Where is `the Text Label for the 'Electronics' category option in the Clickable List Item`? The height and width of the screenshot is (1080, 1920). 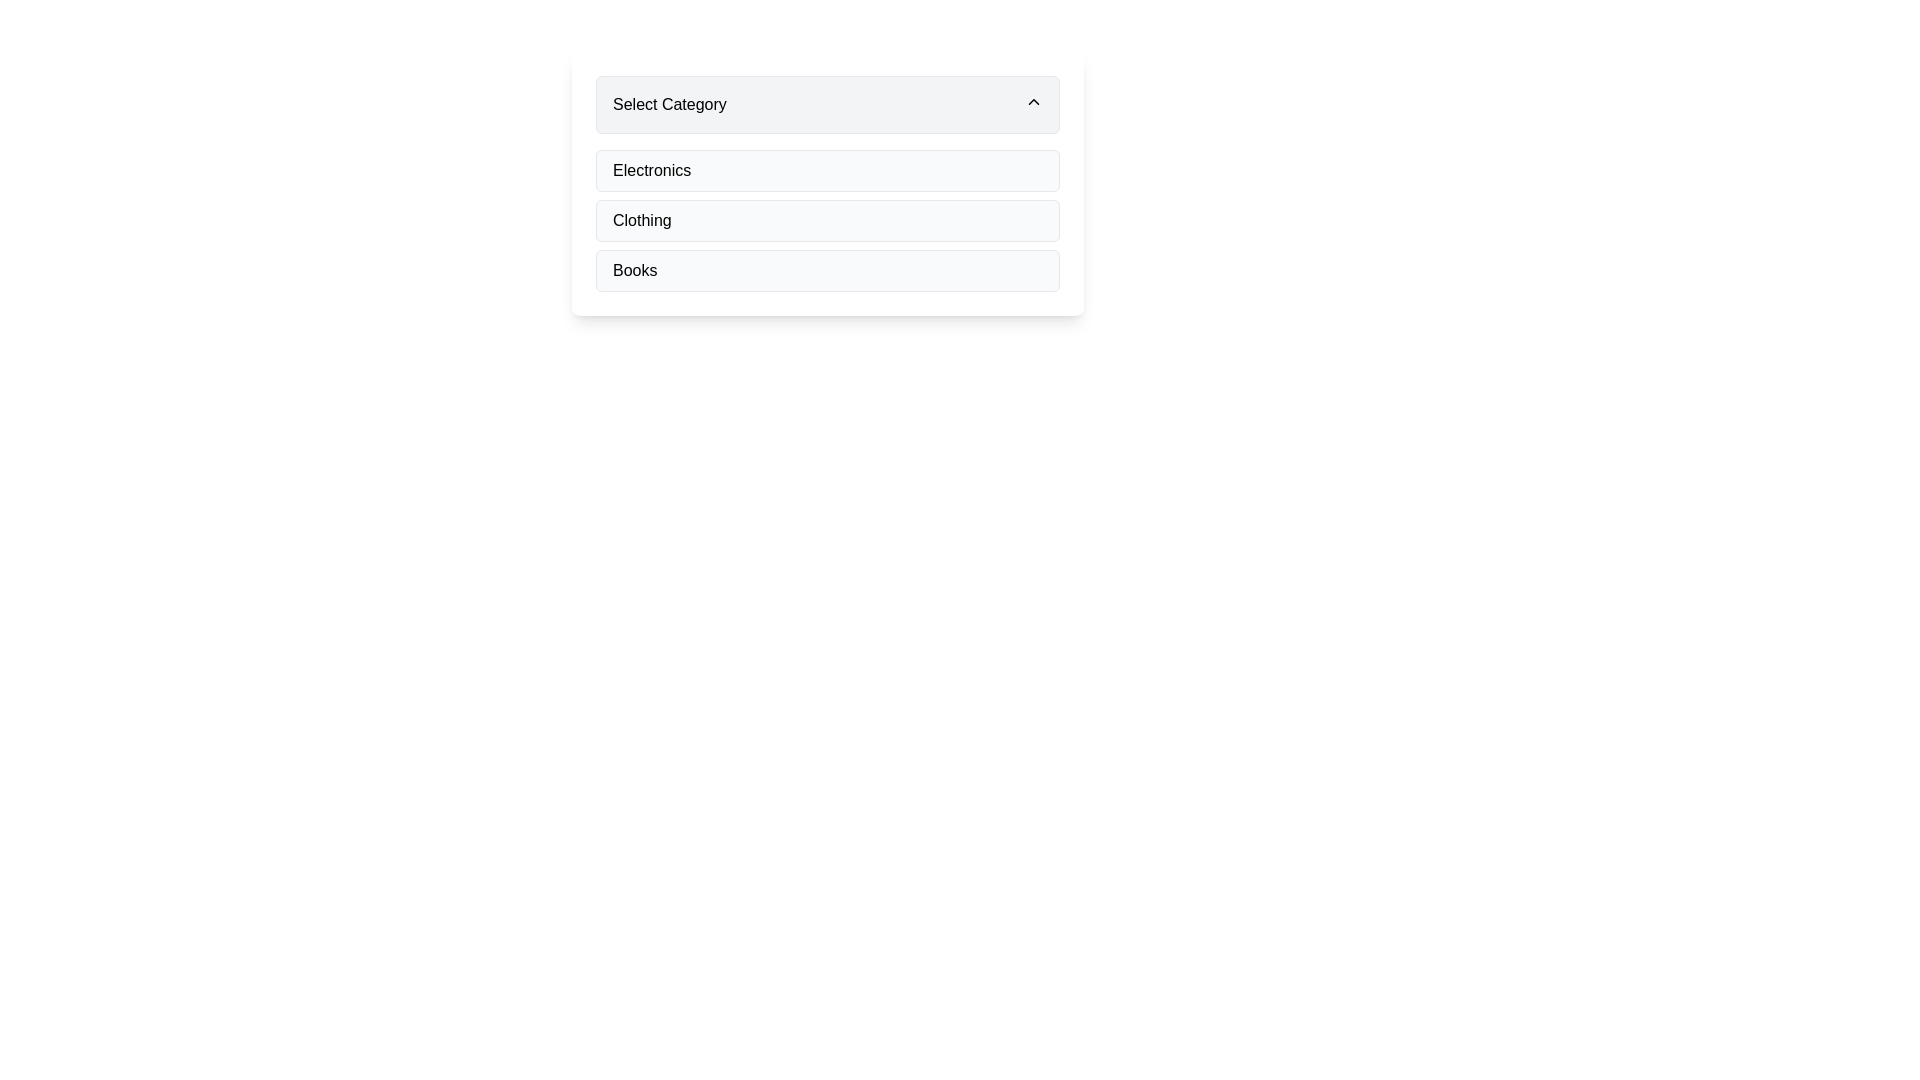
the Text Label for the 'Electronics' category option in the Clickable List Item is located at coordinates (652, 169).